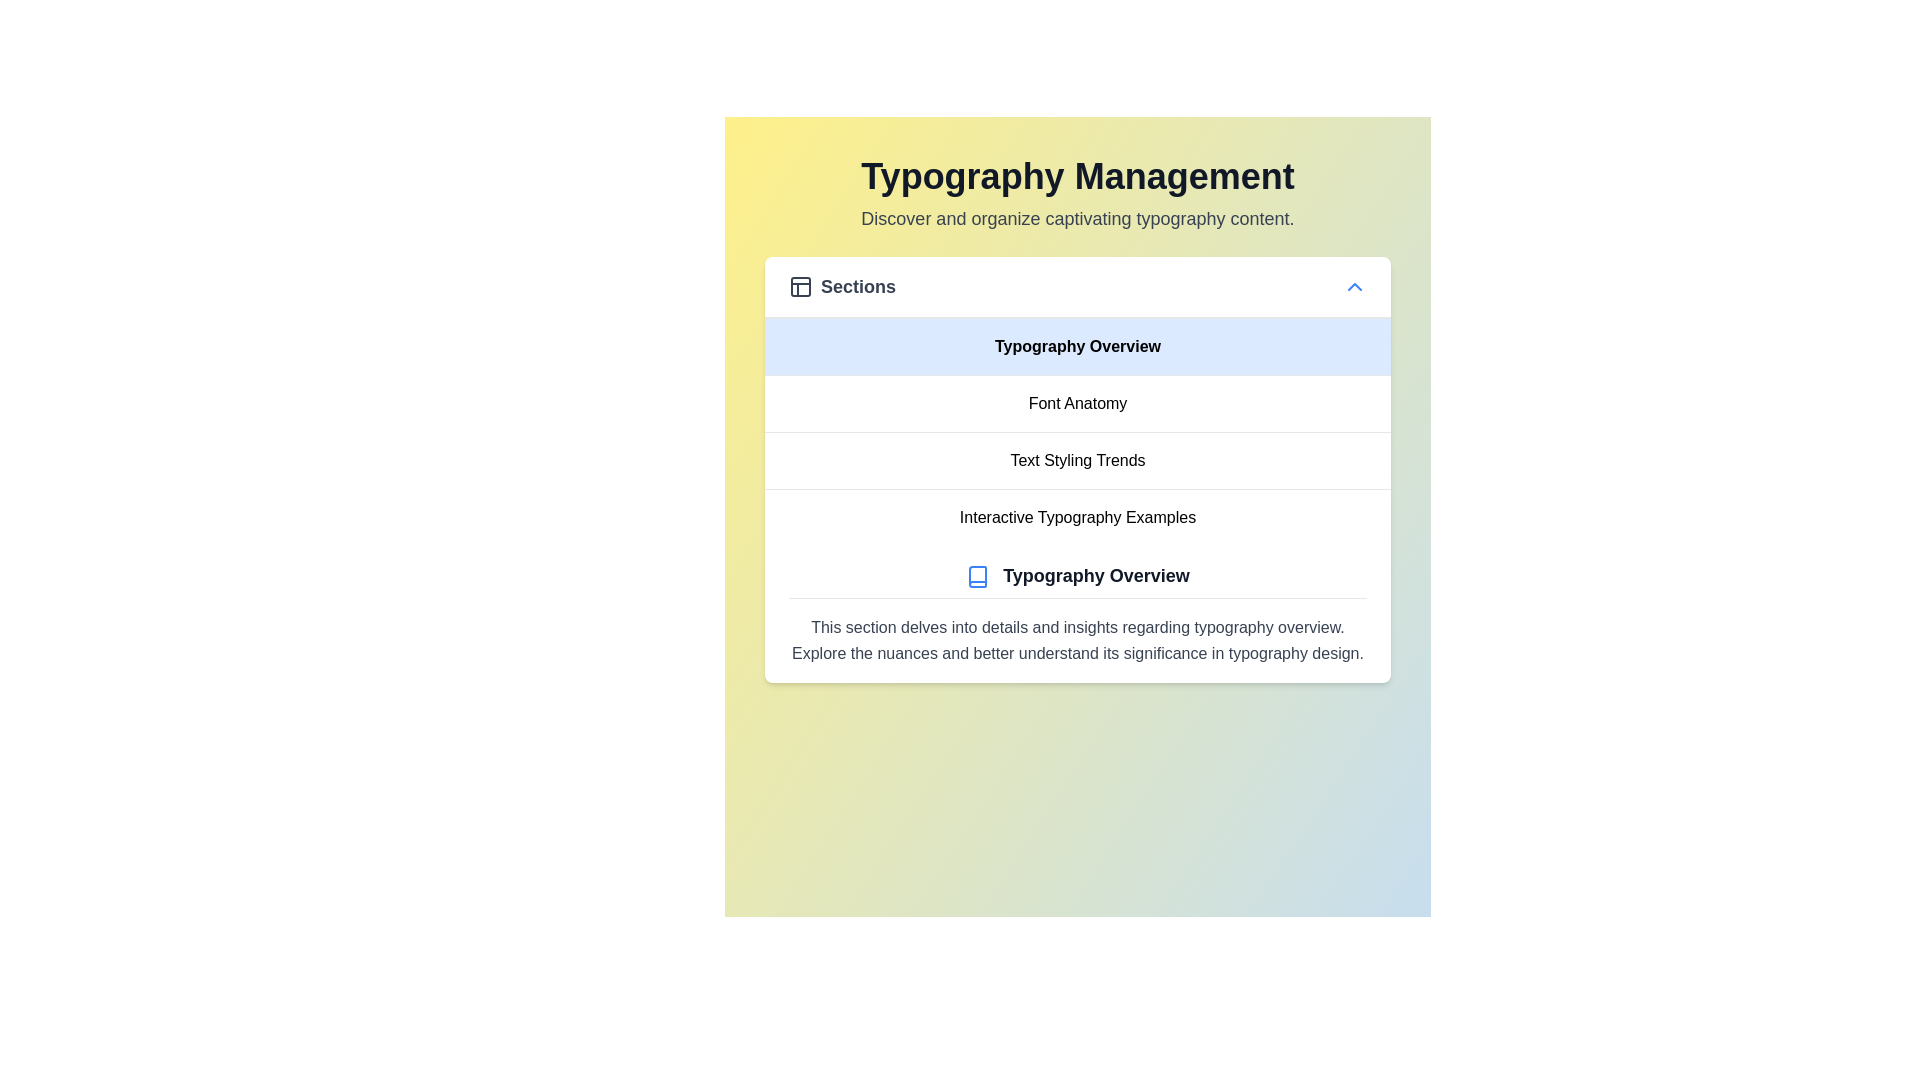 The height and width of the screenshot is (1080, 1920). Describe the element at coordinates (1354, 286) in the screenshot. I see `the small upward-pointing blue chevron icon located at the upper-right corner of the 'Sections' header` at that location.